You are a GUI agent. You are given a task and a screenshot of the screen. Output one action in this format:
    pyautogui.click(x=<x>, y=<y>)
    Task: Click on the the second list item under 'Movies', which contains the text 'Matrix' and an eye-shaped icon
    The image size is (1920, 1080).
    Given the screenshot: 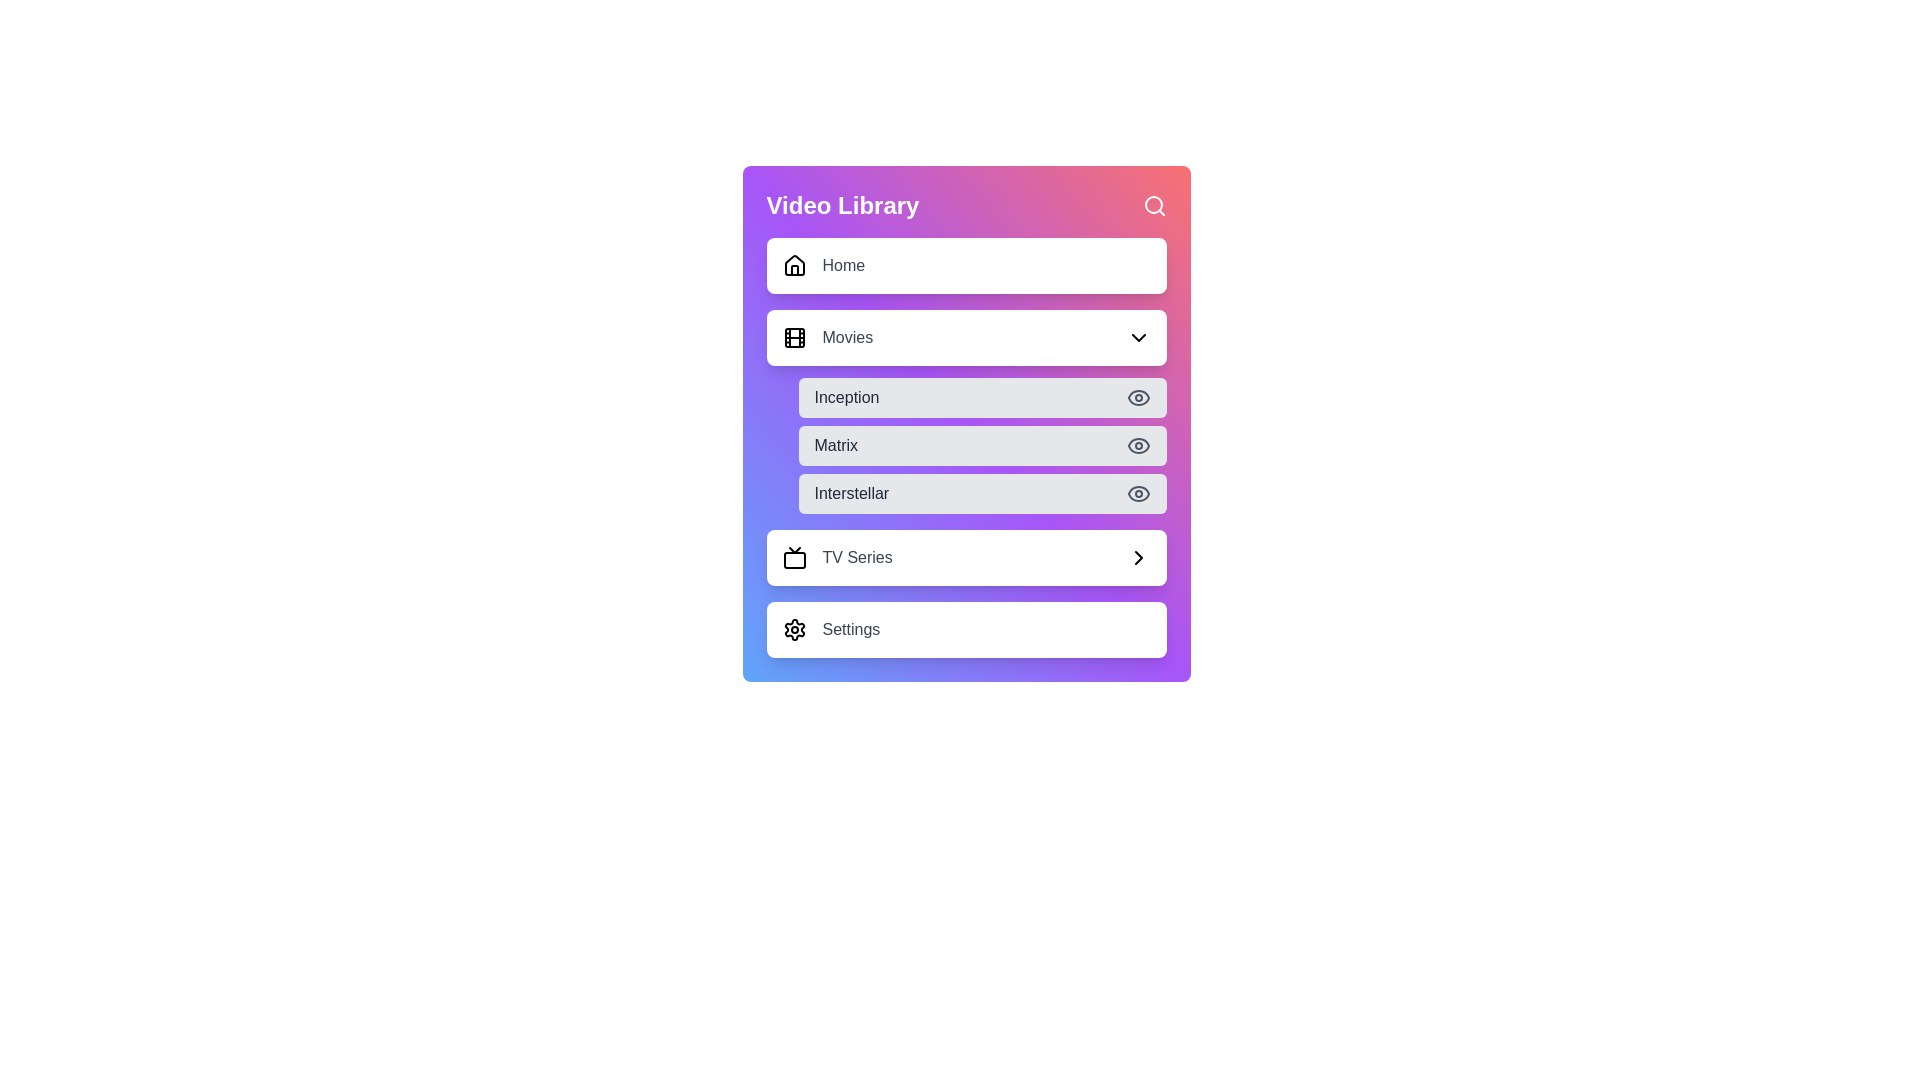 What is the action you would take?
    pyautogui.click(x=966, y=423)
    